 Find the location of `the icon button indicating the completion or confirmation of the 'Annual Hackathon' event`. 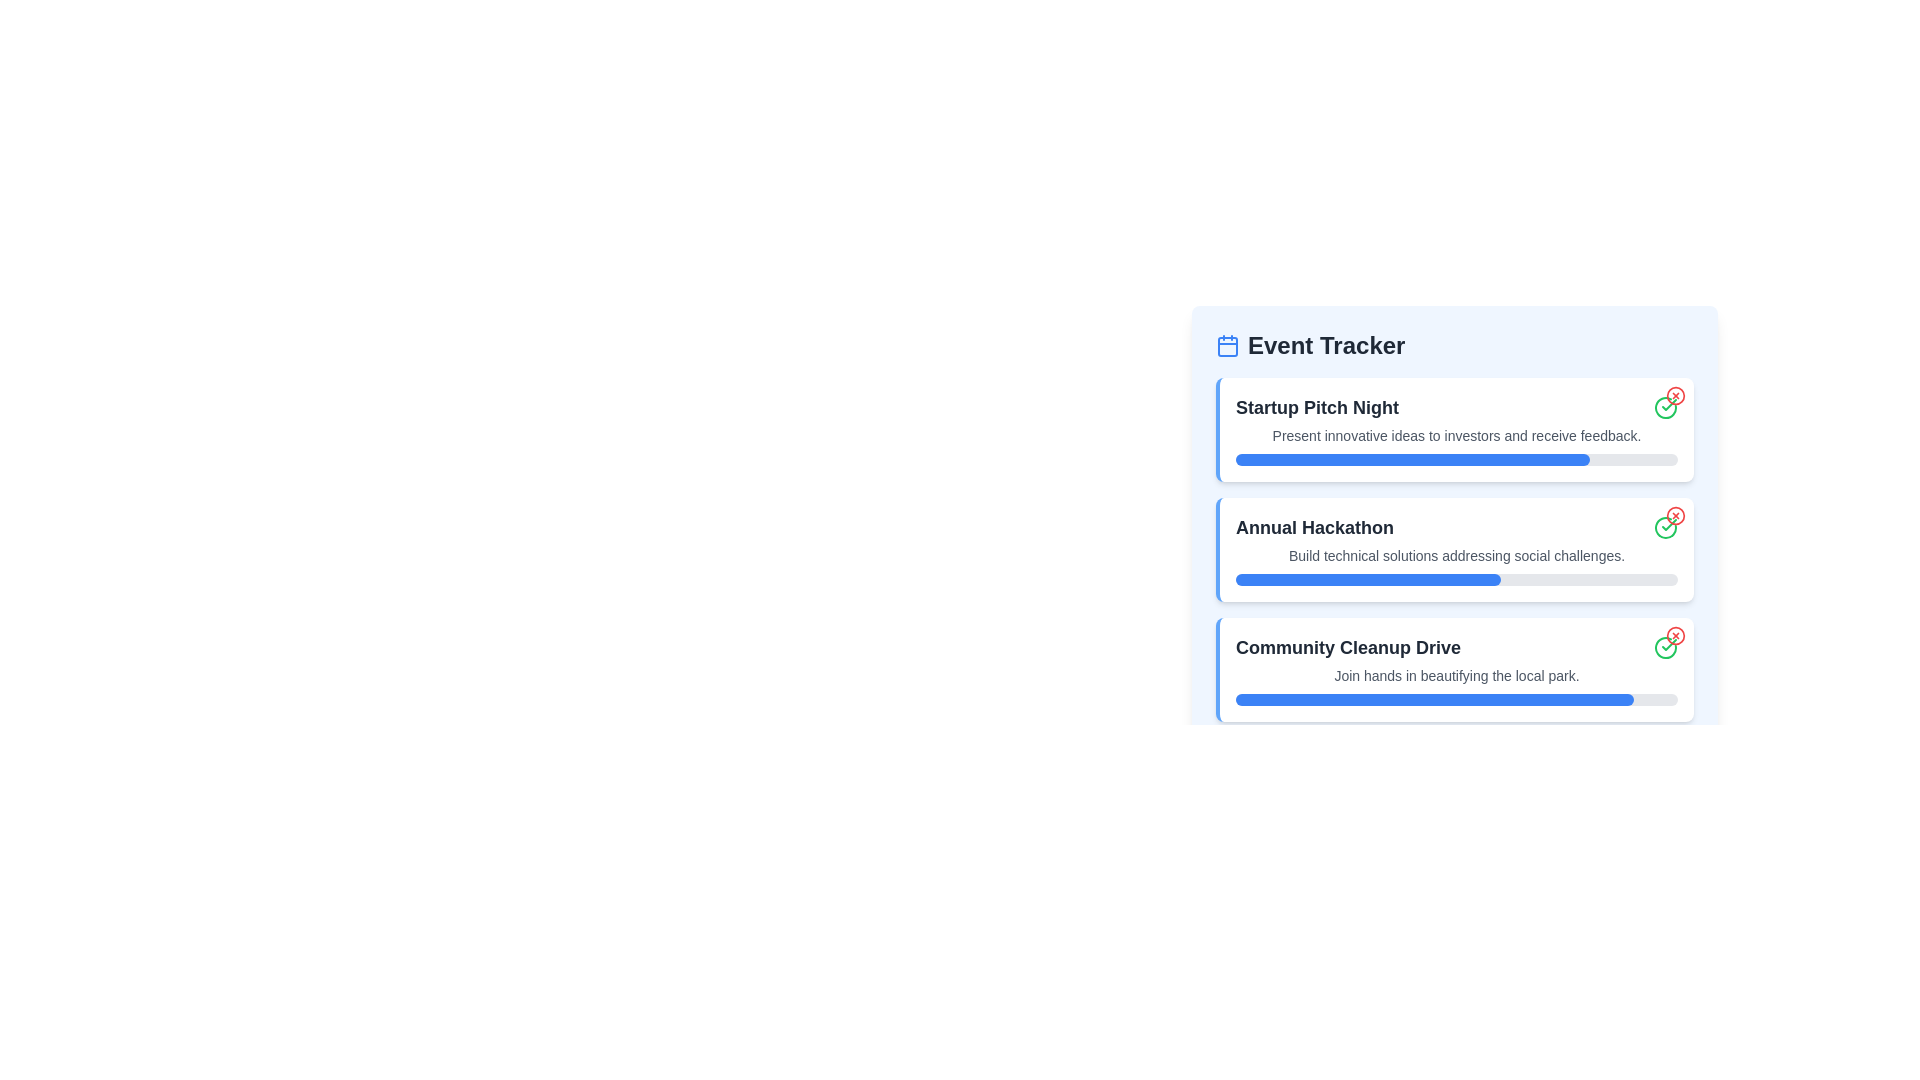

the icon button indicating the completion or confirmation of the 'Annual Hackathon' event is located at coordinates (1665, 527).